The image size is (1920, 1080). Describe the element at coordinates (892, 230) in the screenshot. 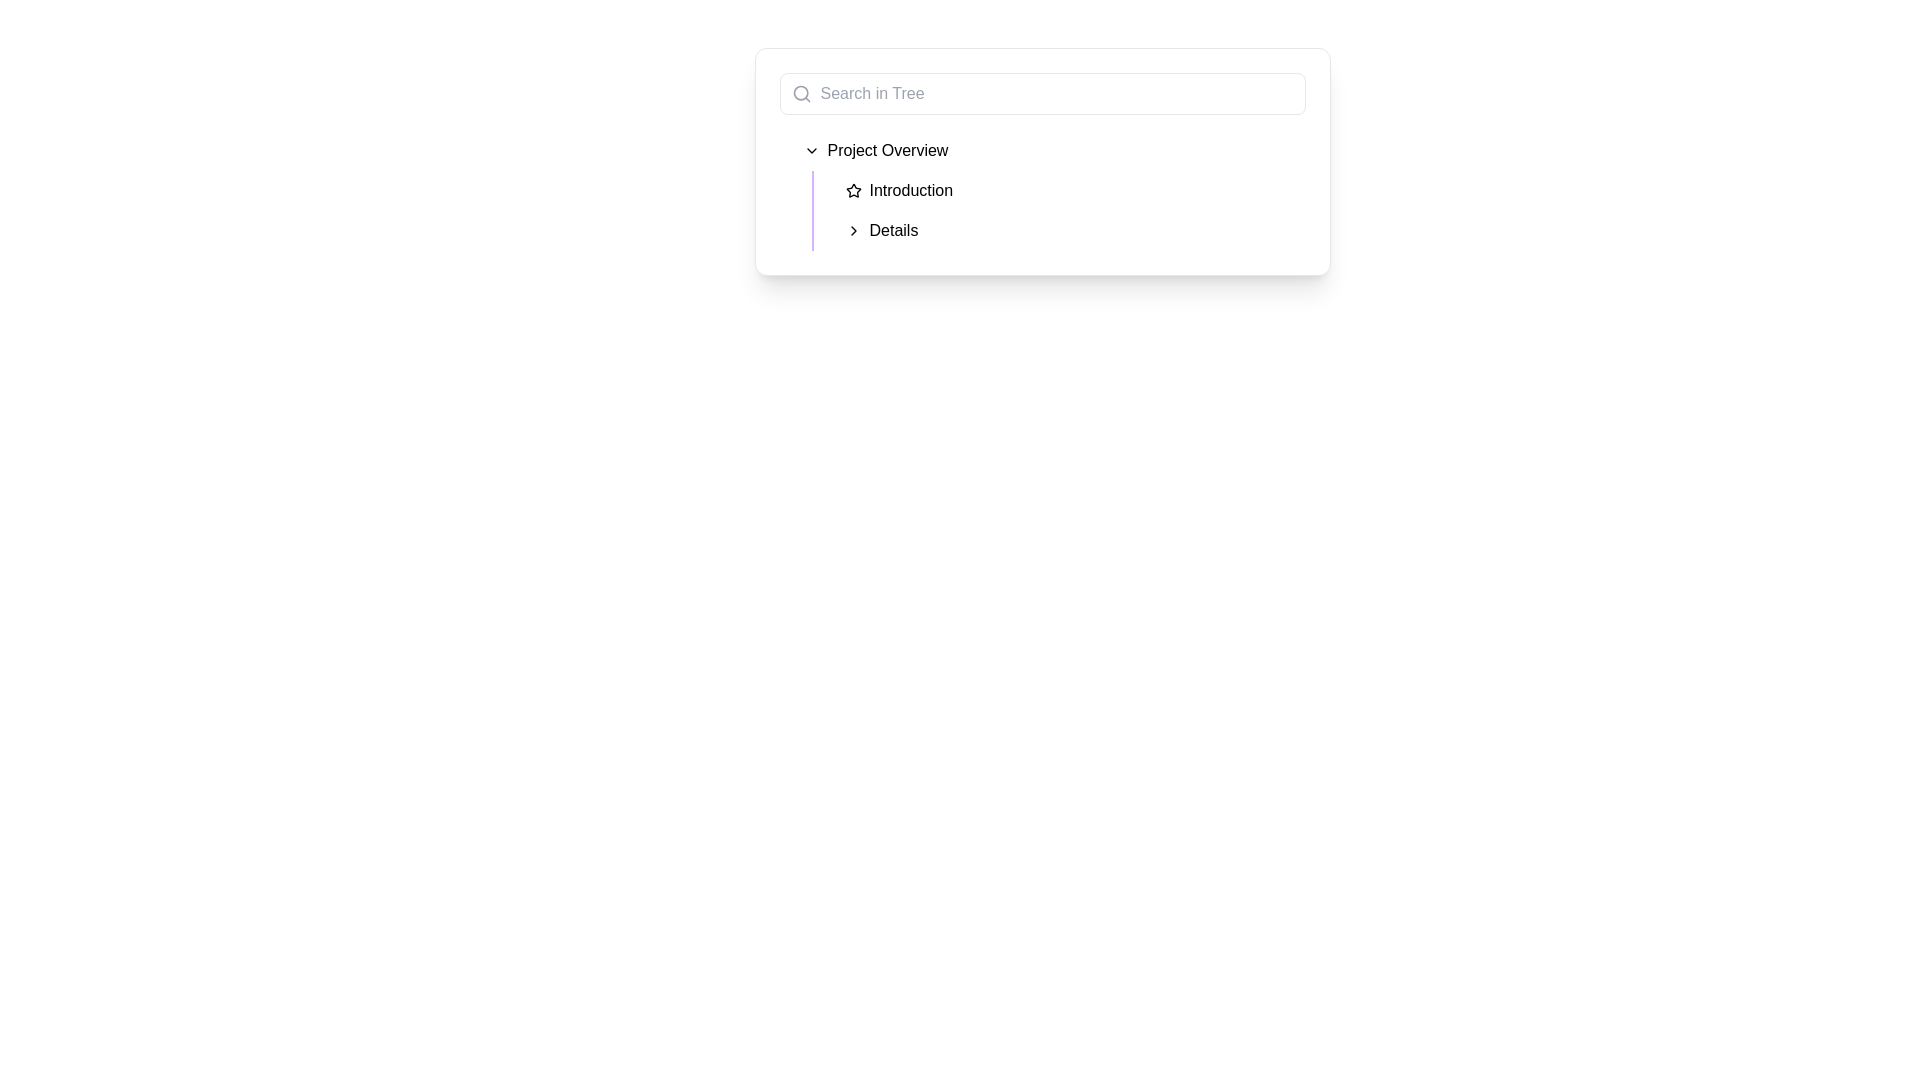

I see `the 'Details' clickable text label located under the 'Project Overview' section, positioned` at that location.